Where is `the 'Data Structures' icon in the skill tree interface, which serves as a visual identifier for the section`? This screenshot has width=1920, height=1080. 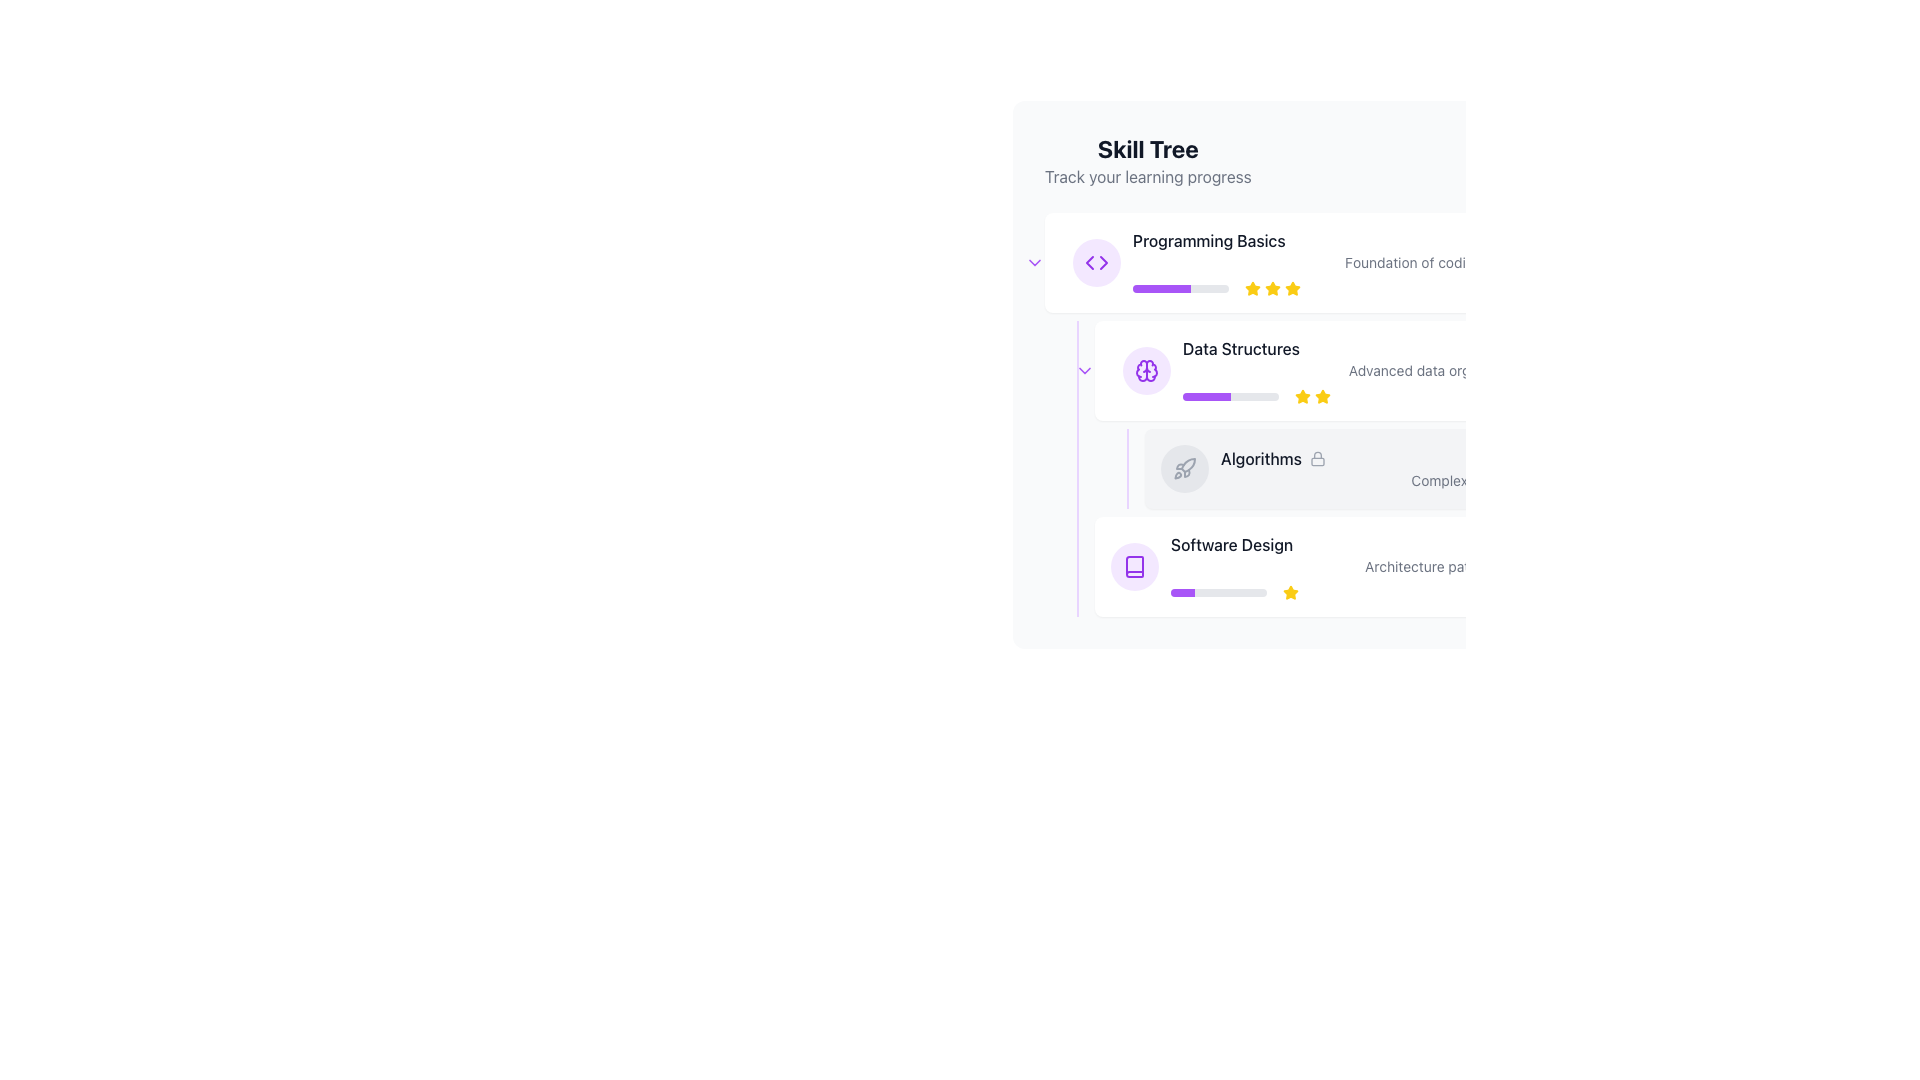 the 'Data Structures' icon in the skill tree interface, which serves as a visual identifier for the section is located at coordinates (1147, 370).